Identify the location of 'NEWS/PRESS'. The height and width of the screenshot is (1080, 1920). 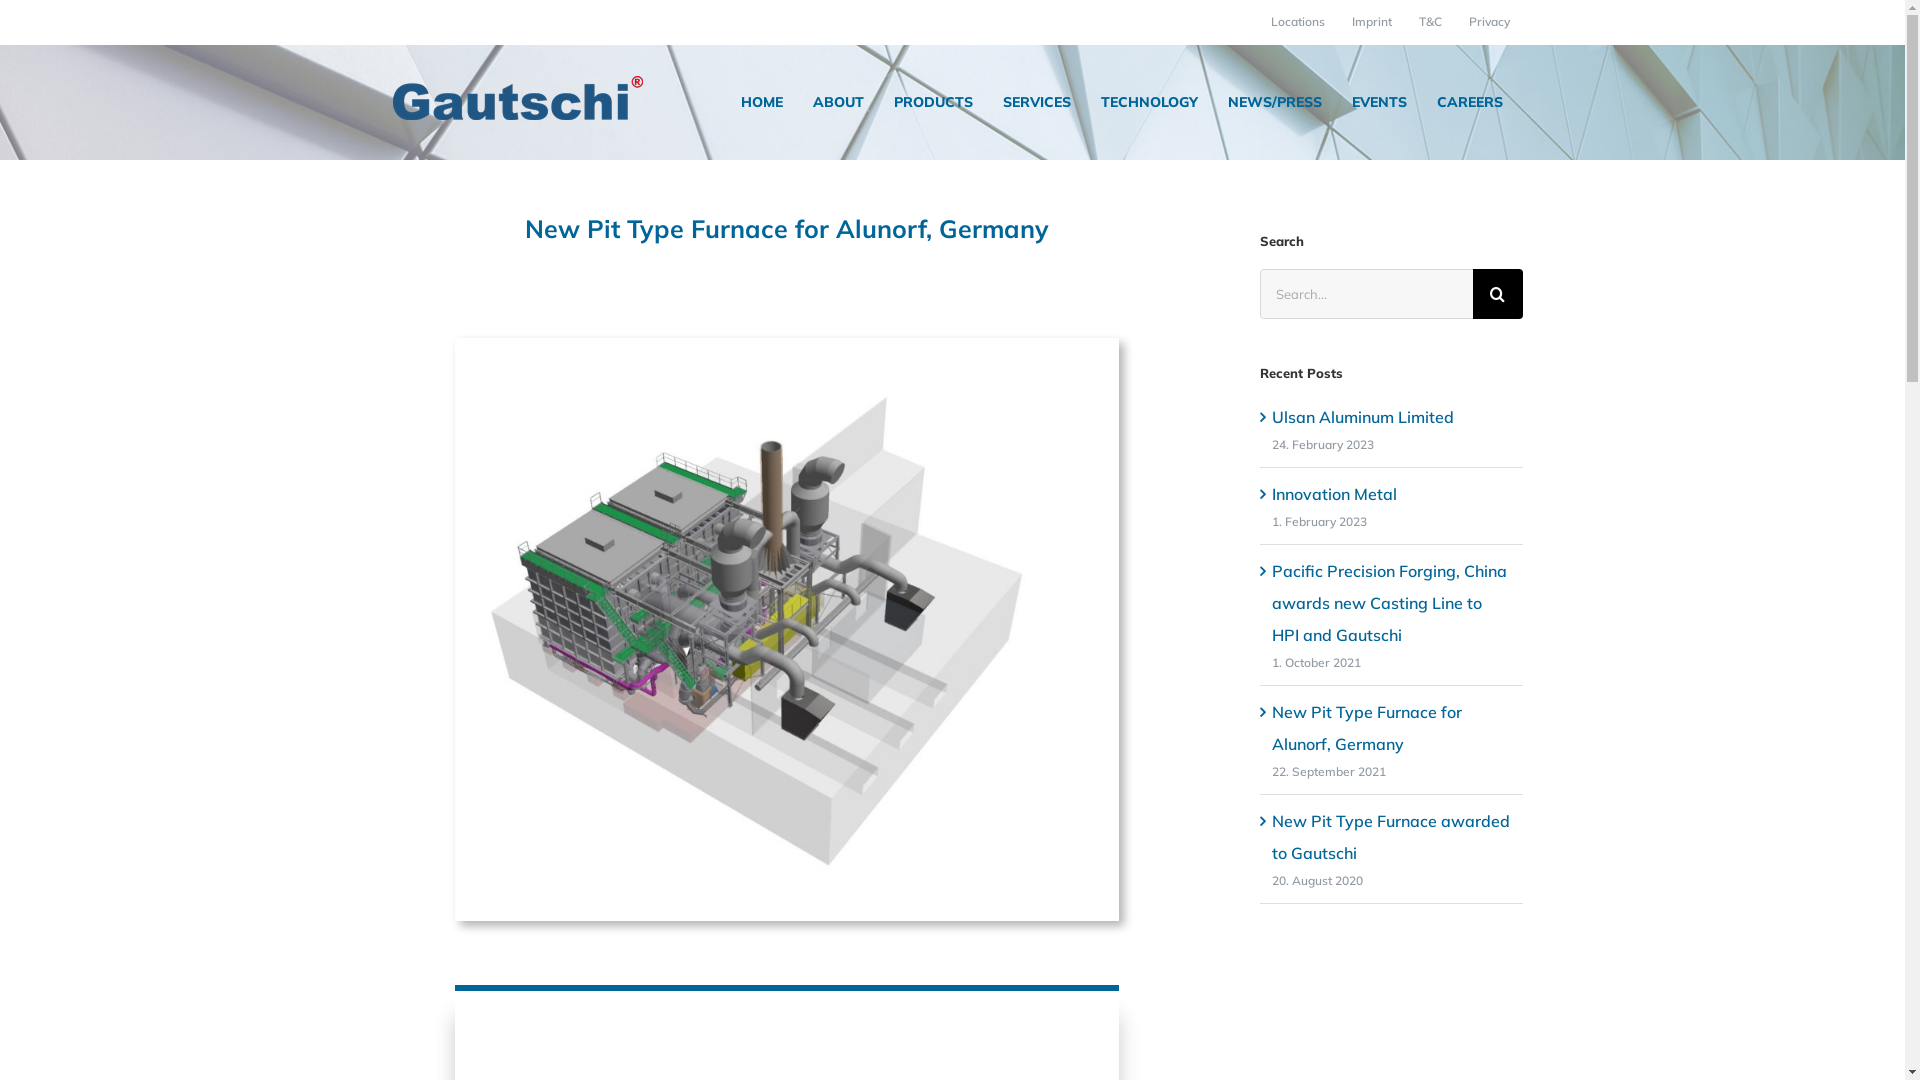
(1274, 101).